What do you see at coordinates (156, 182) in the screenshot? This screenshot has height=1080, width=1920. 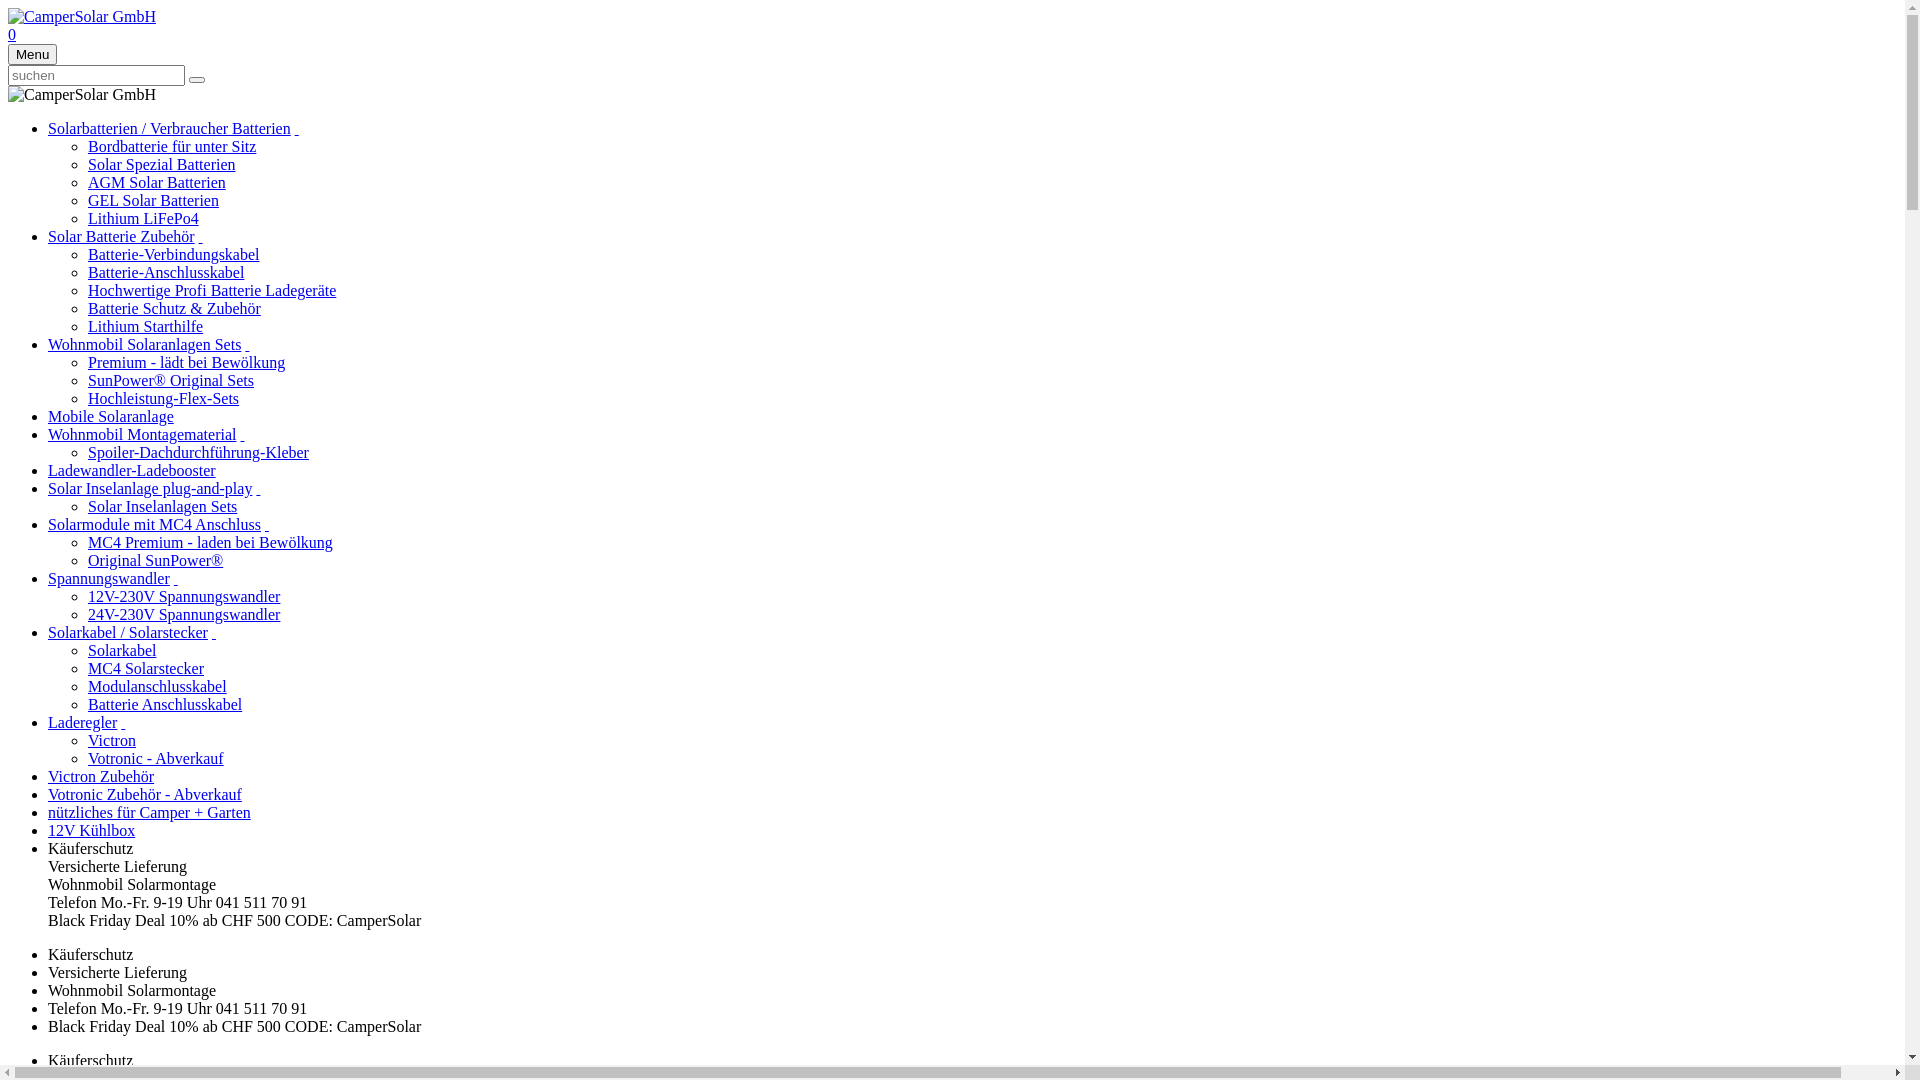 I see `'AGM Solar Batterien'` at bounding box center [156, 182].